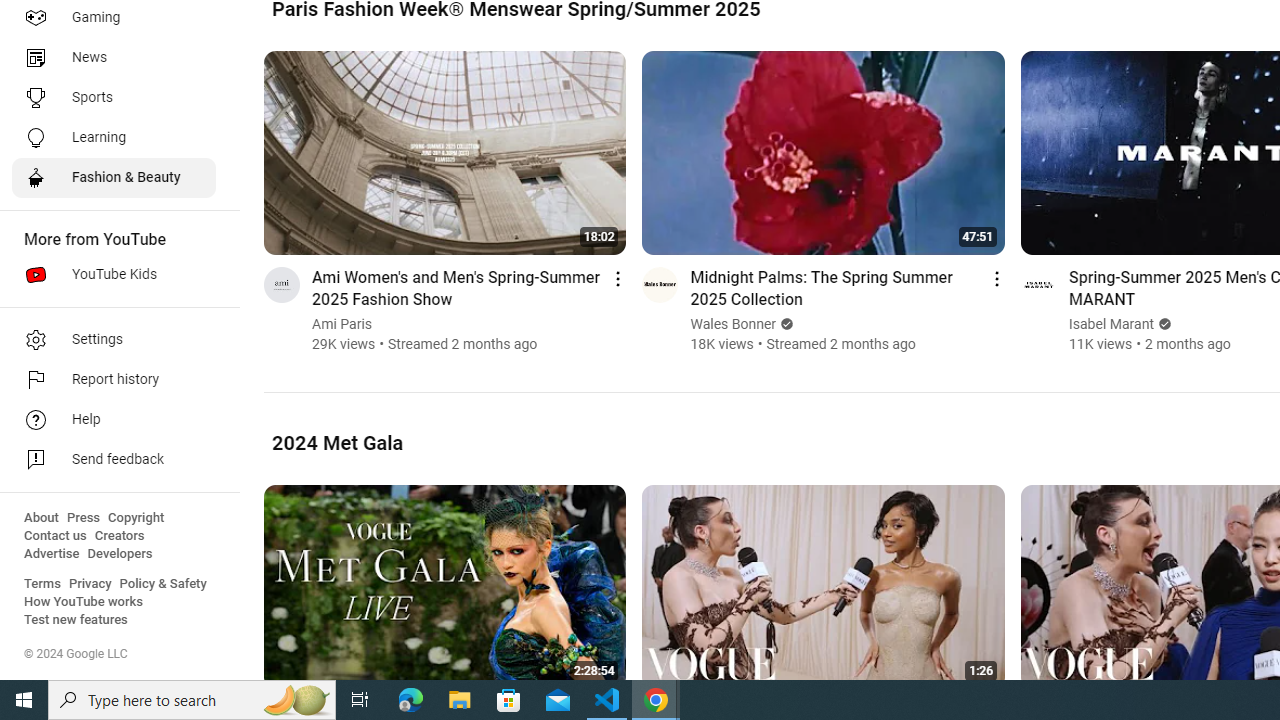 The image size is (1280, 720). What do you see at coordinates (337, 441) in the screenshot?
I see `'2024 Met Gala'` at bounding box center [337, 441].